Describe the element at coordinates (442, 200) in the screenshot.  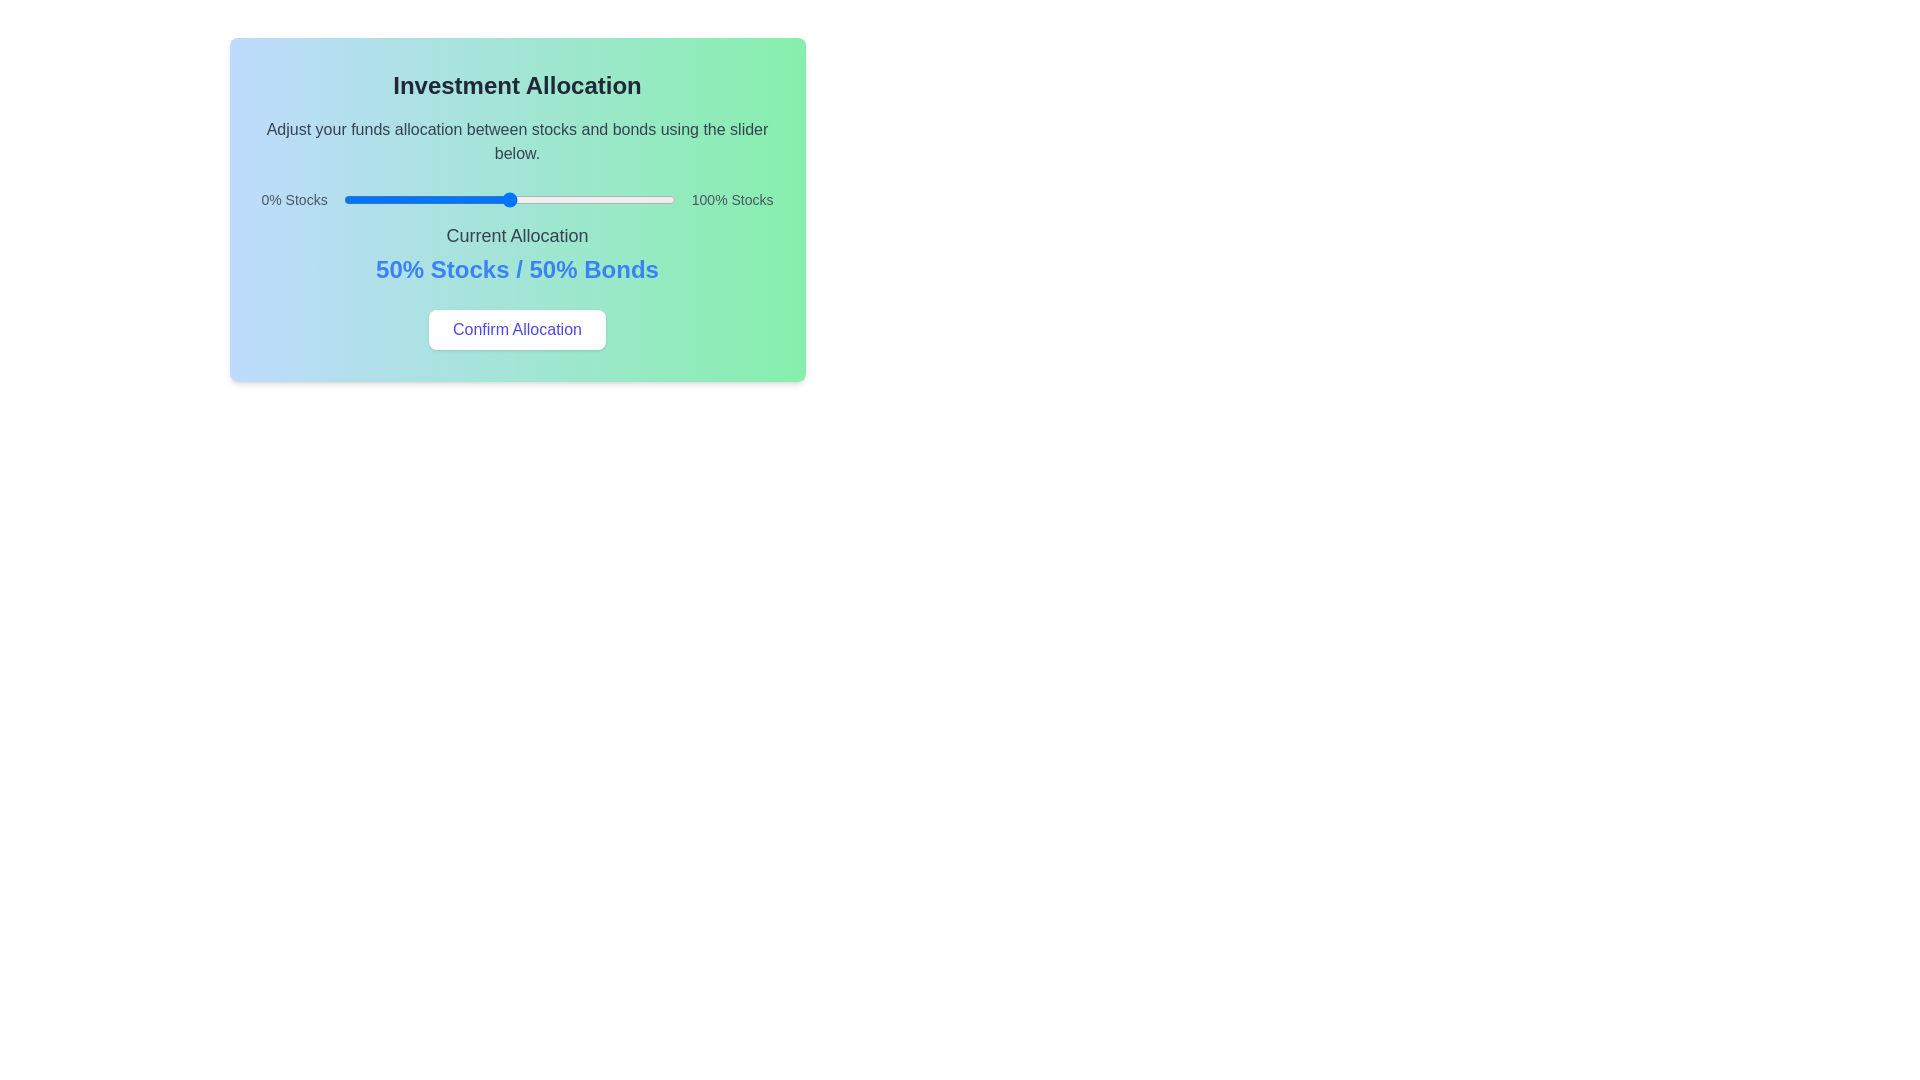
I see `the slider to set the investment allocation to 30% of stocks` at that location.